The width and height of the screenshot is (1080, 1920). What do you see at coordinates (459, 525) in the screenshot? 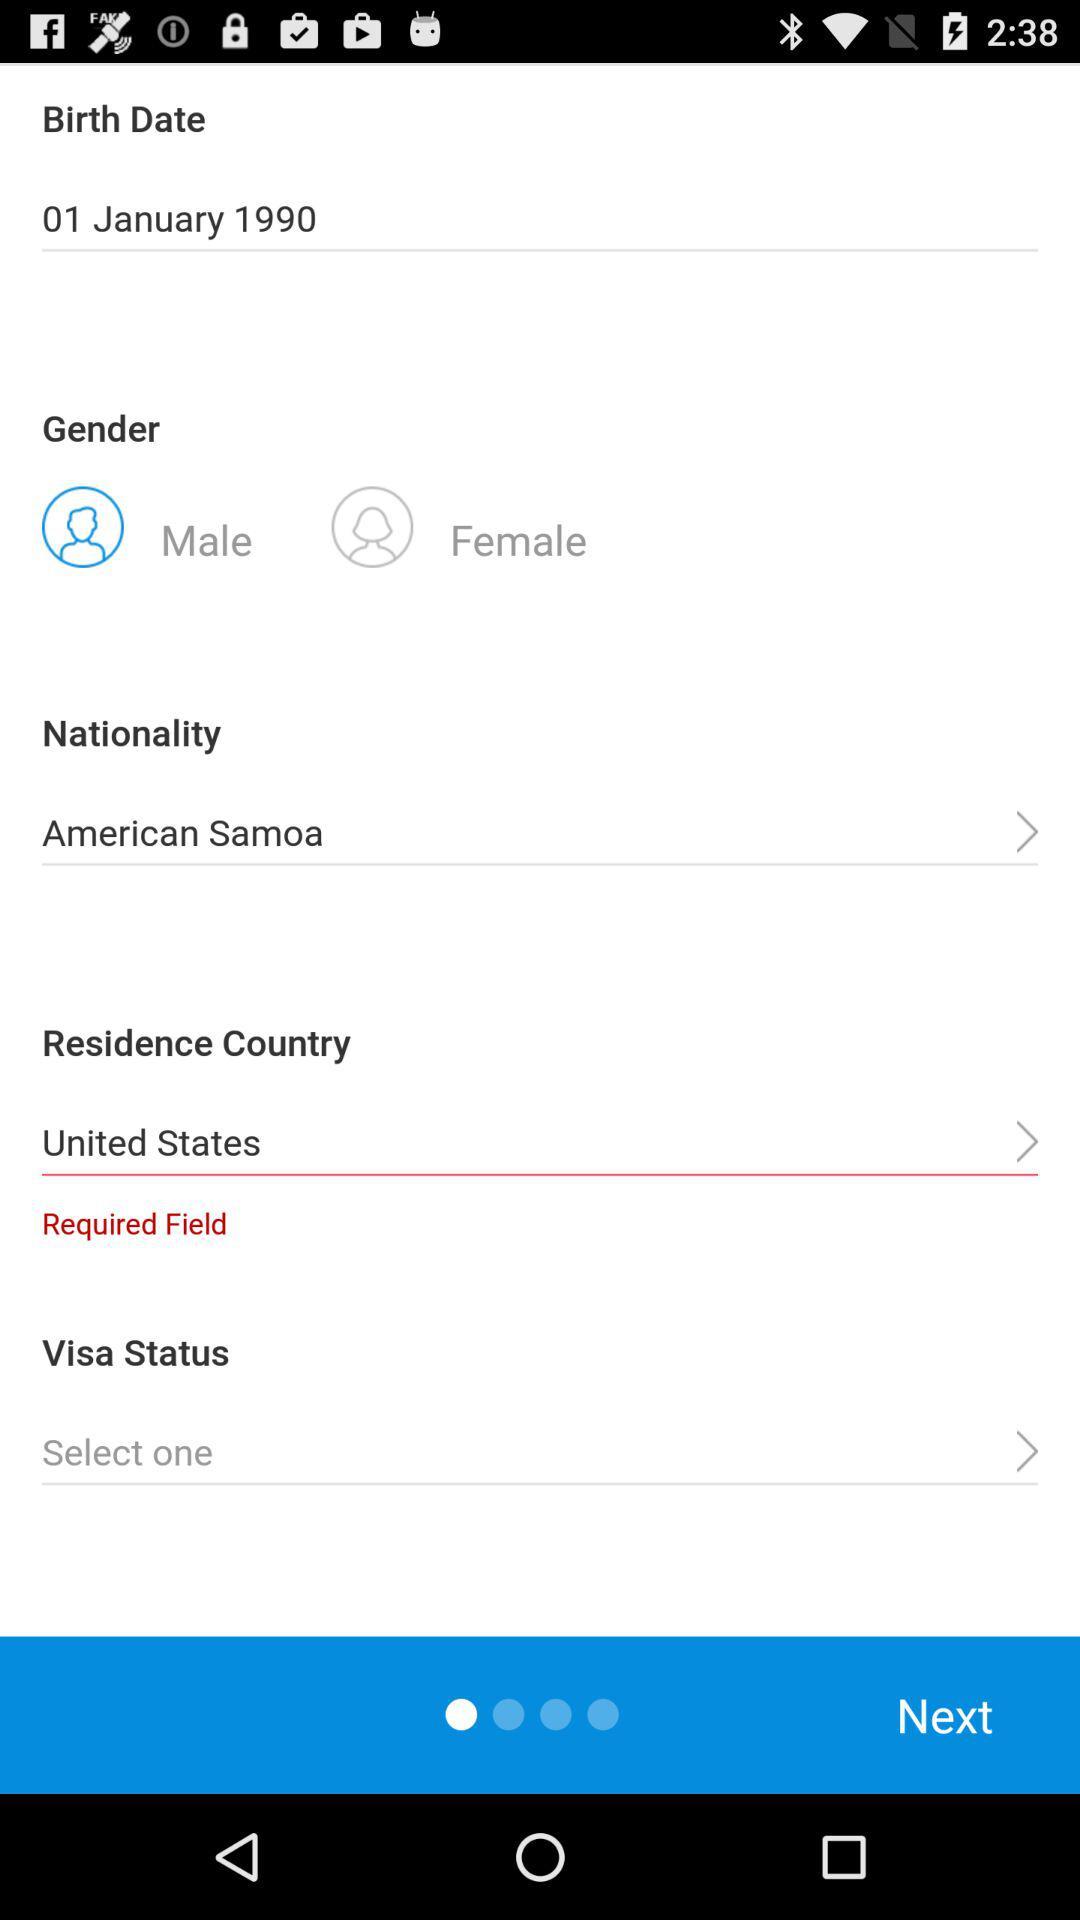
I see `the app above american samoa` at bounding box center [459, 525].